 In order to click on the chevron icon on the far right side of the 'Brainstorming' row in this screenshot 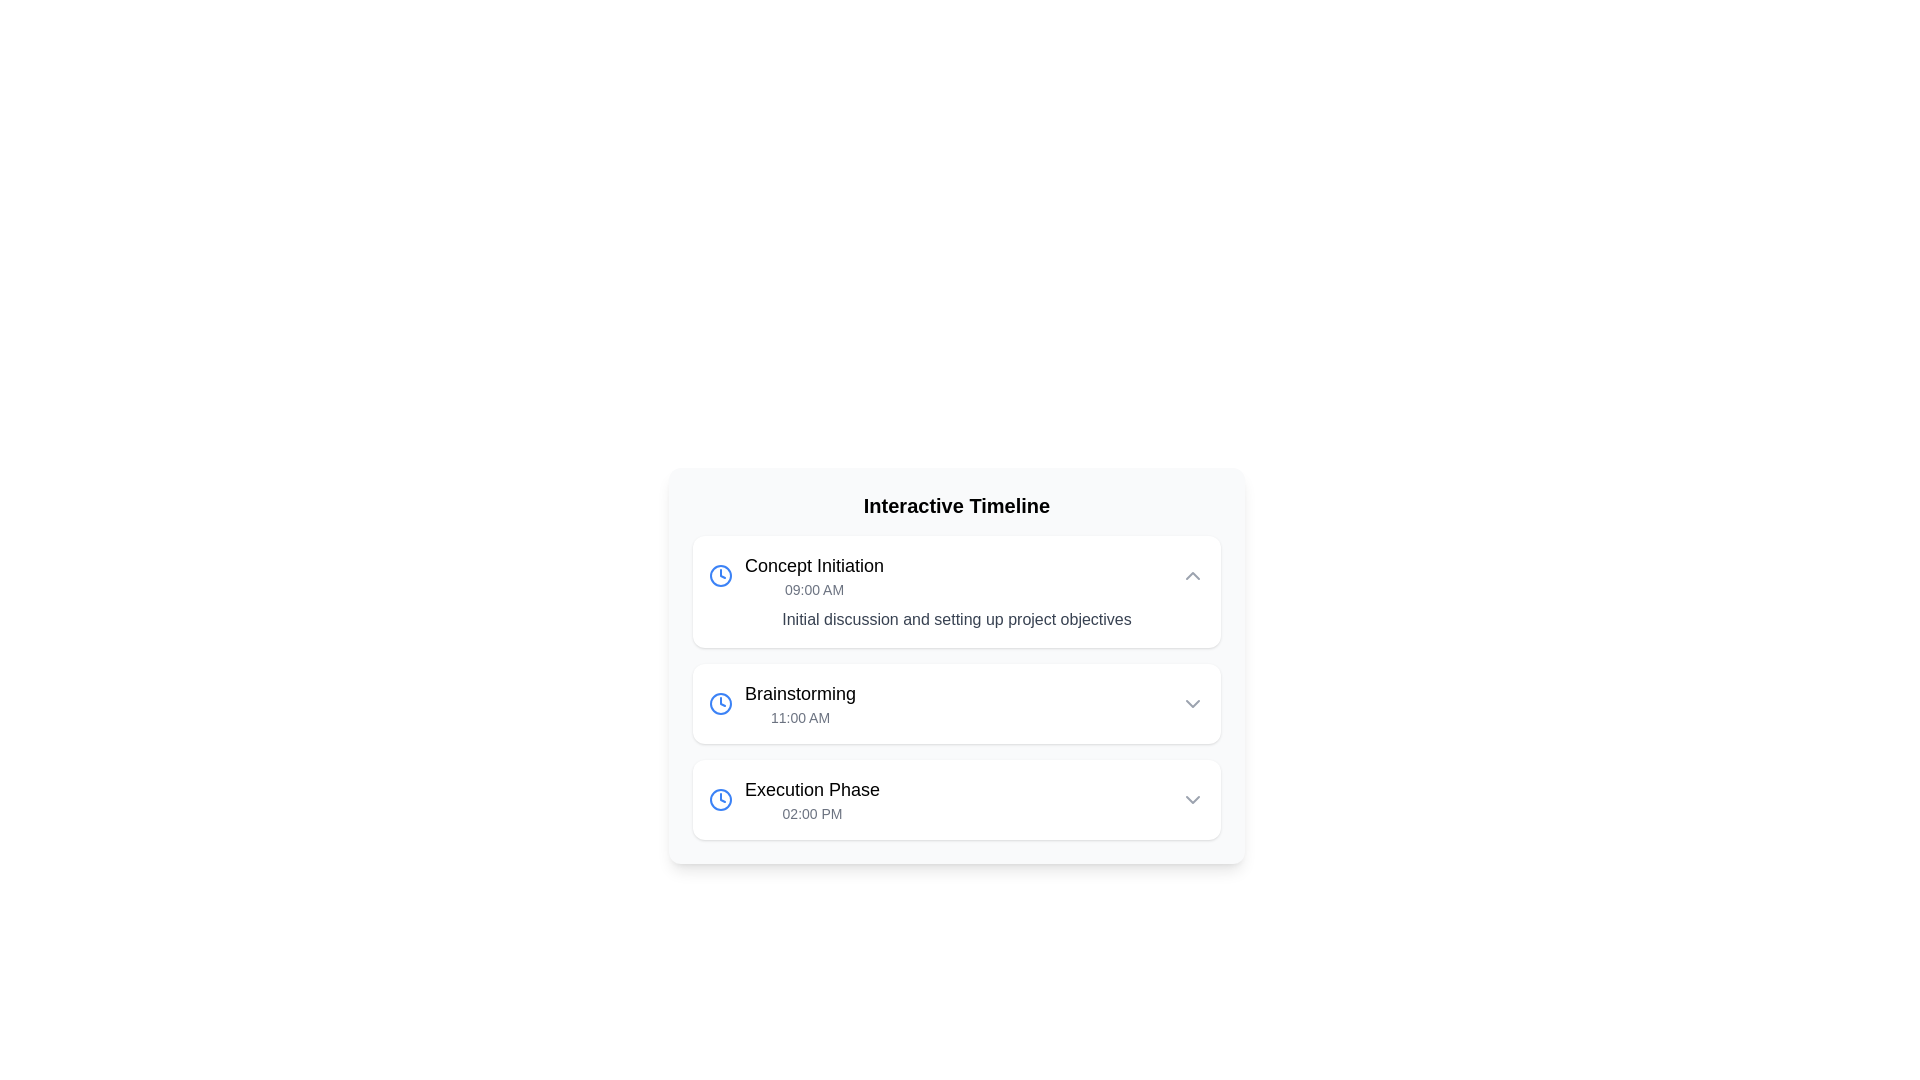, I will do `click(1193, 703)`.